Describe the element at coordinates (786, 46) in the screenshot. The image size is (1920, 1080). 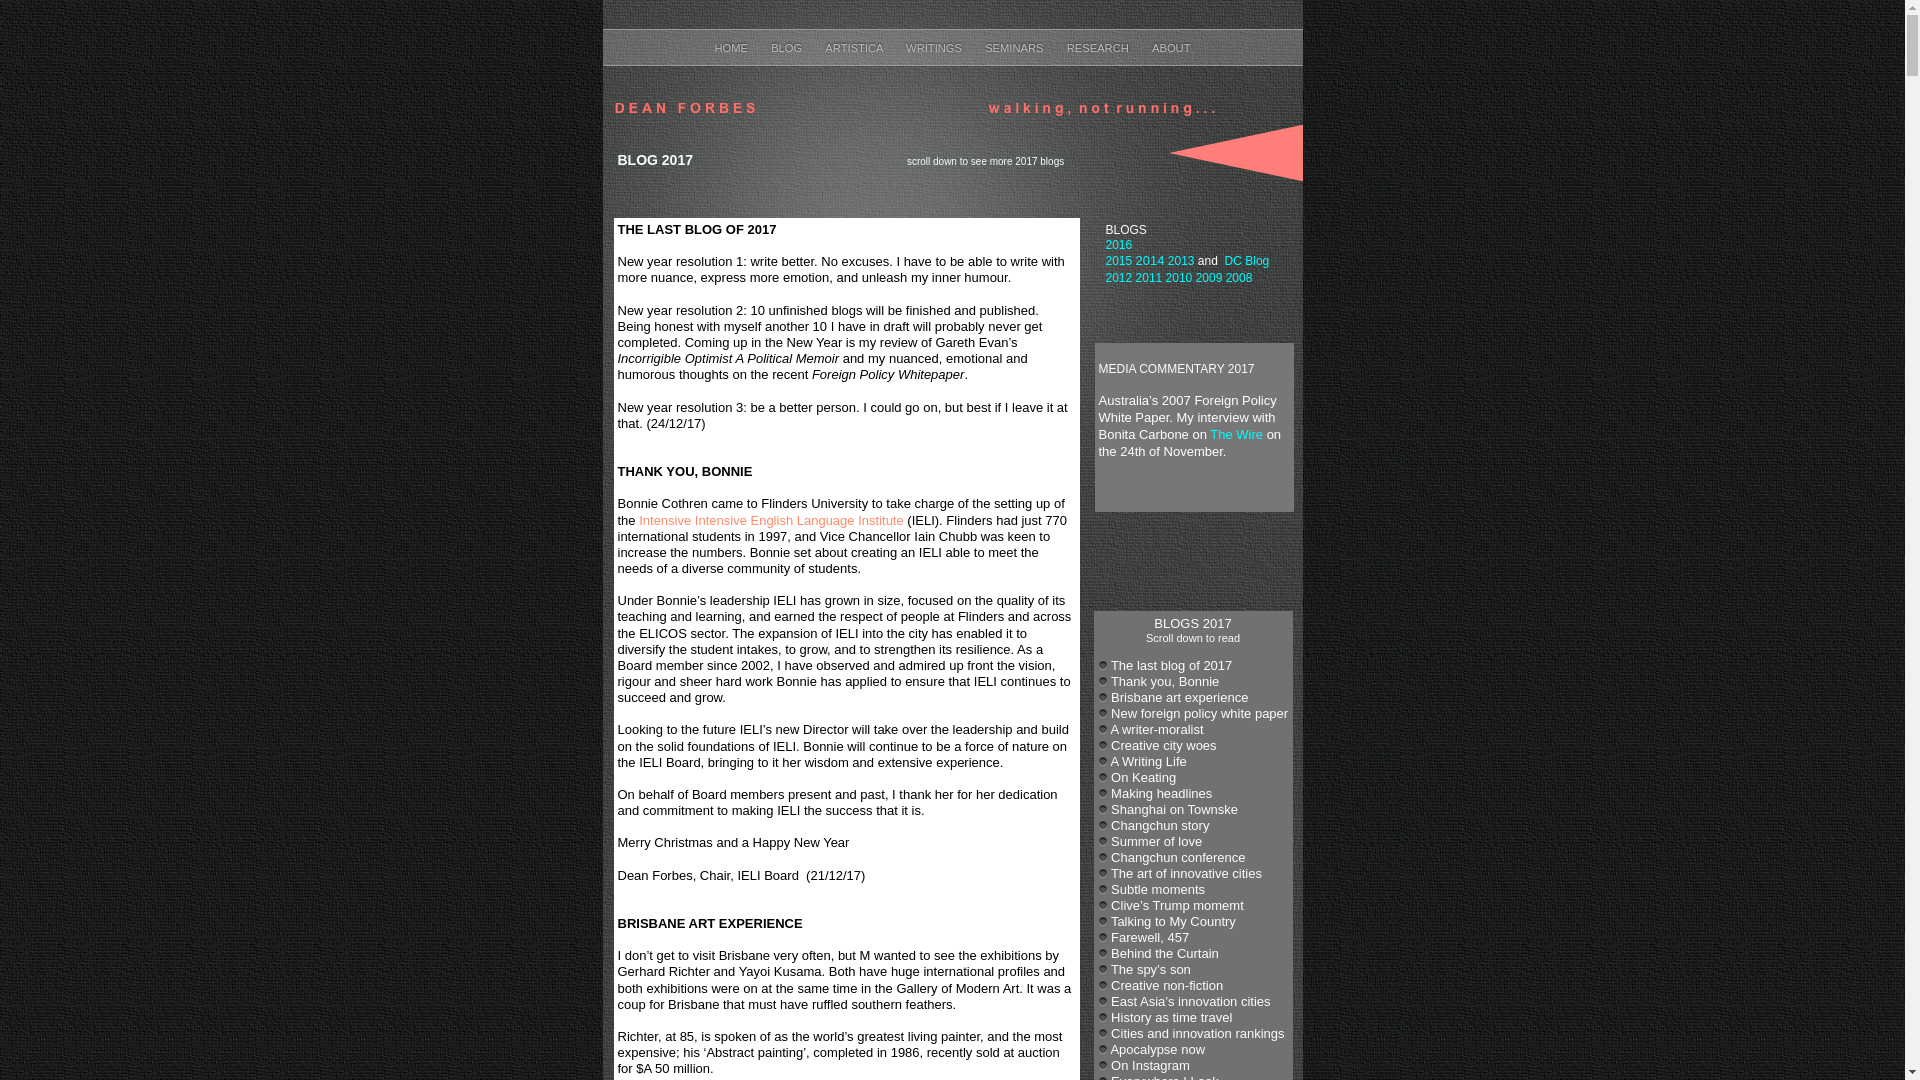
I see `'BLOG'` at that location.